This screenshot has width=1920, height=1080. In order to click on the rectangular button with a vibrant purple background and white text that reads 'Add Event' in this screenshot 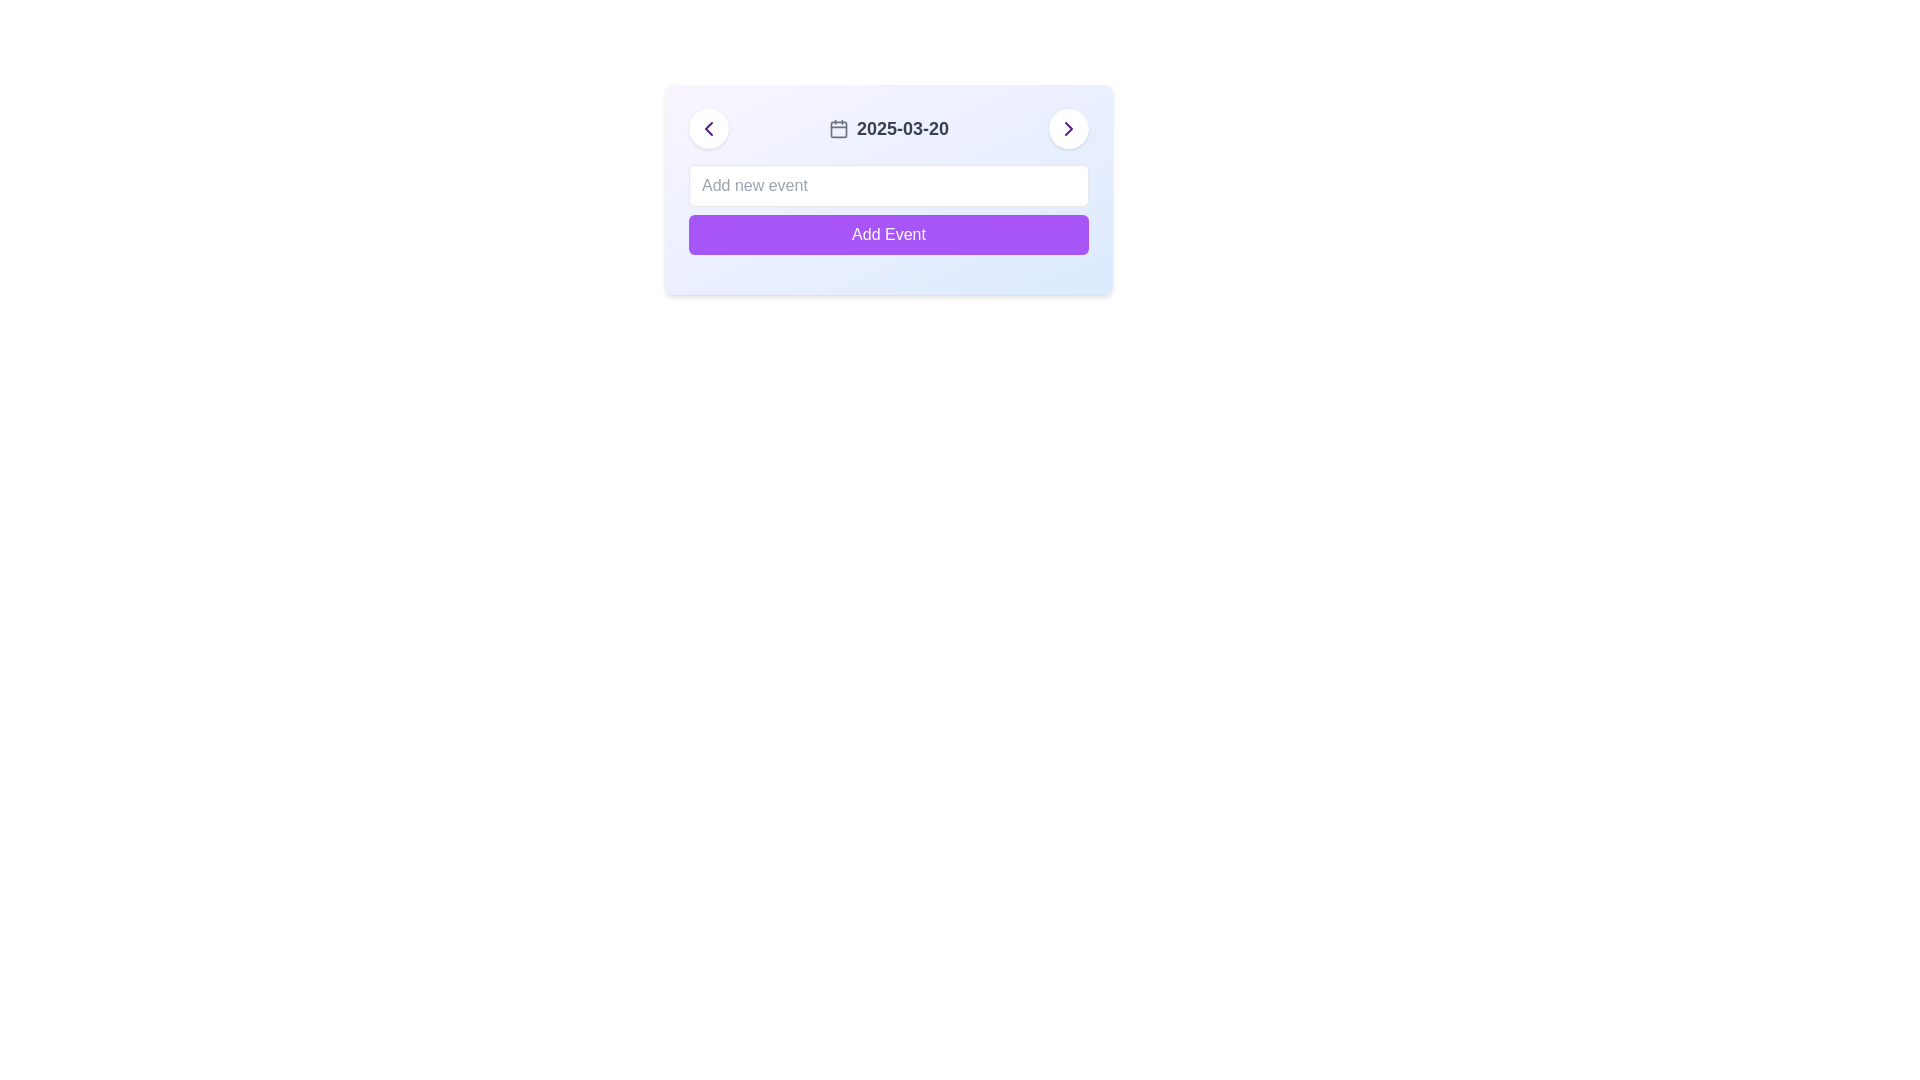, I will do `click(887, 234)`.